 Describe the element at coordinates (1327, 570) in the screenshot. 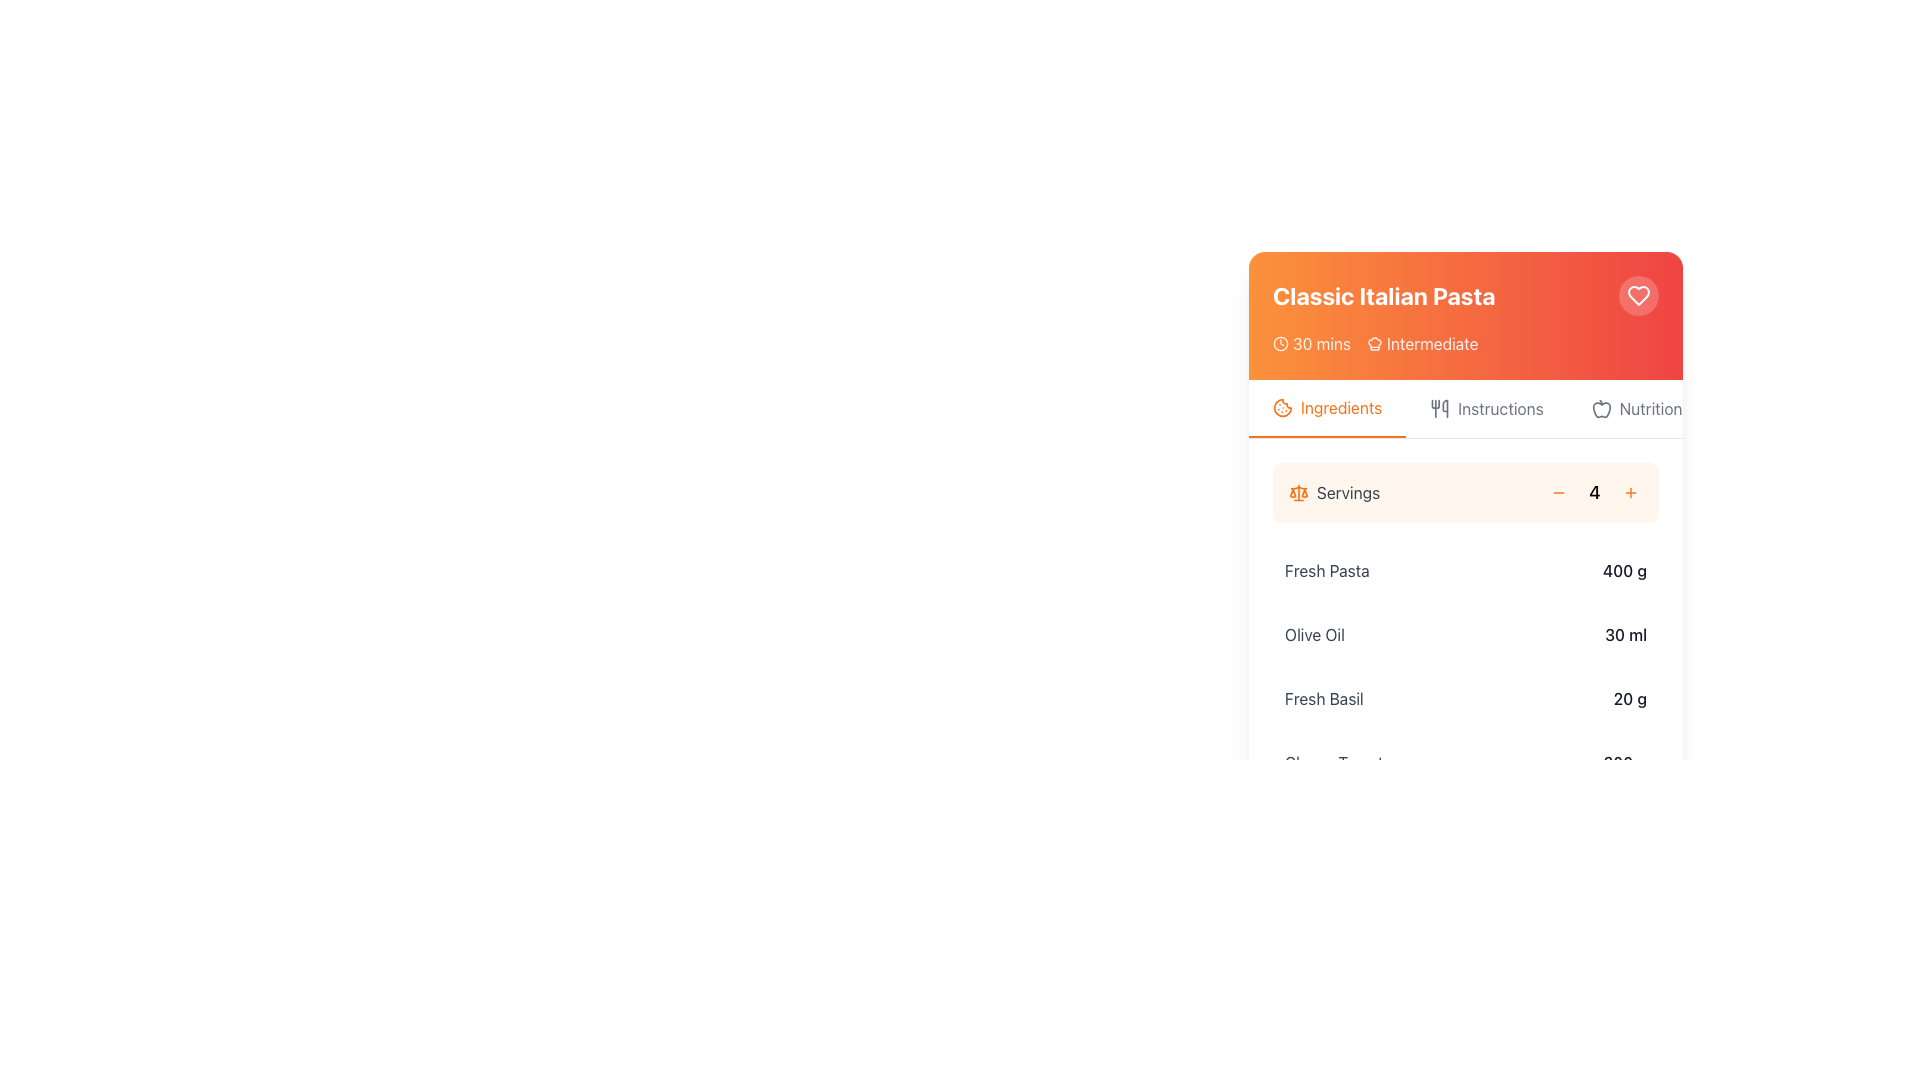

I see `the text label displaying 'Fresh Pasta' located on the left side of the row in the 'Ingredients' section` at that location.